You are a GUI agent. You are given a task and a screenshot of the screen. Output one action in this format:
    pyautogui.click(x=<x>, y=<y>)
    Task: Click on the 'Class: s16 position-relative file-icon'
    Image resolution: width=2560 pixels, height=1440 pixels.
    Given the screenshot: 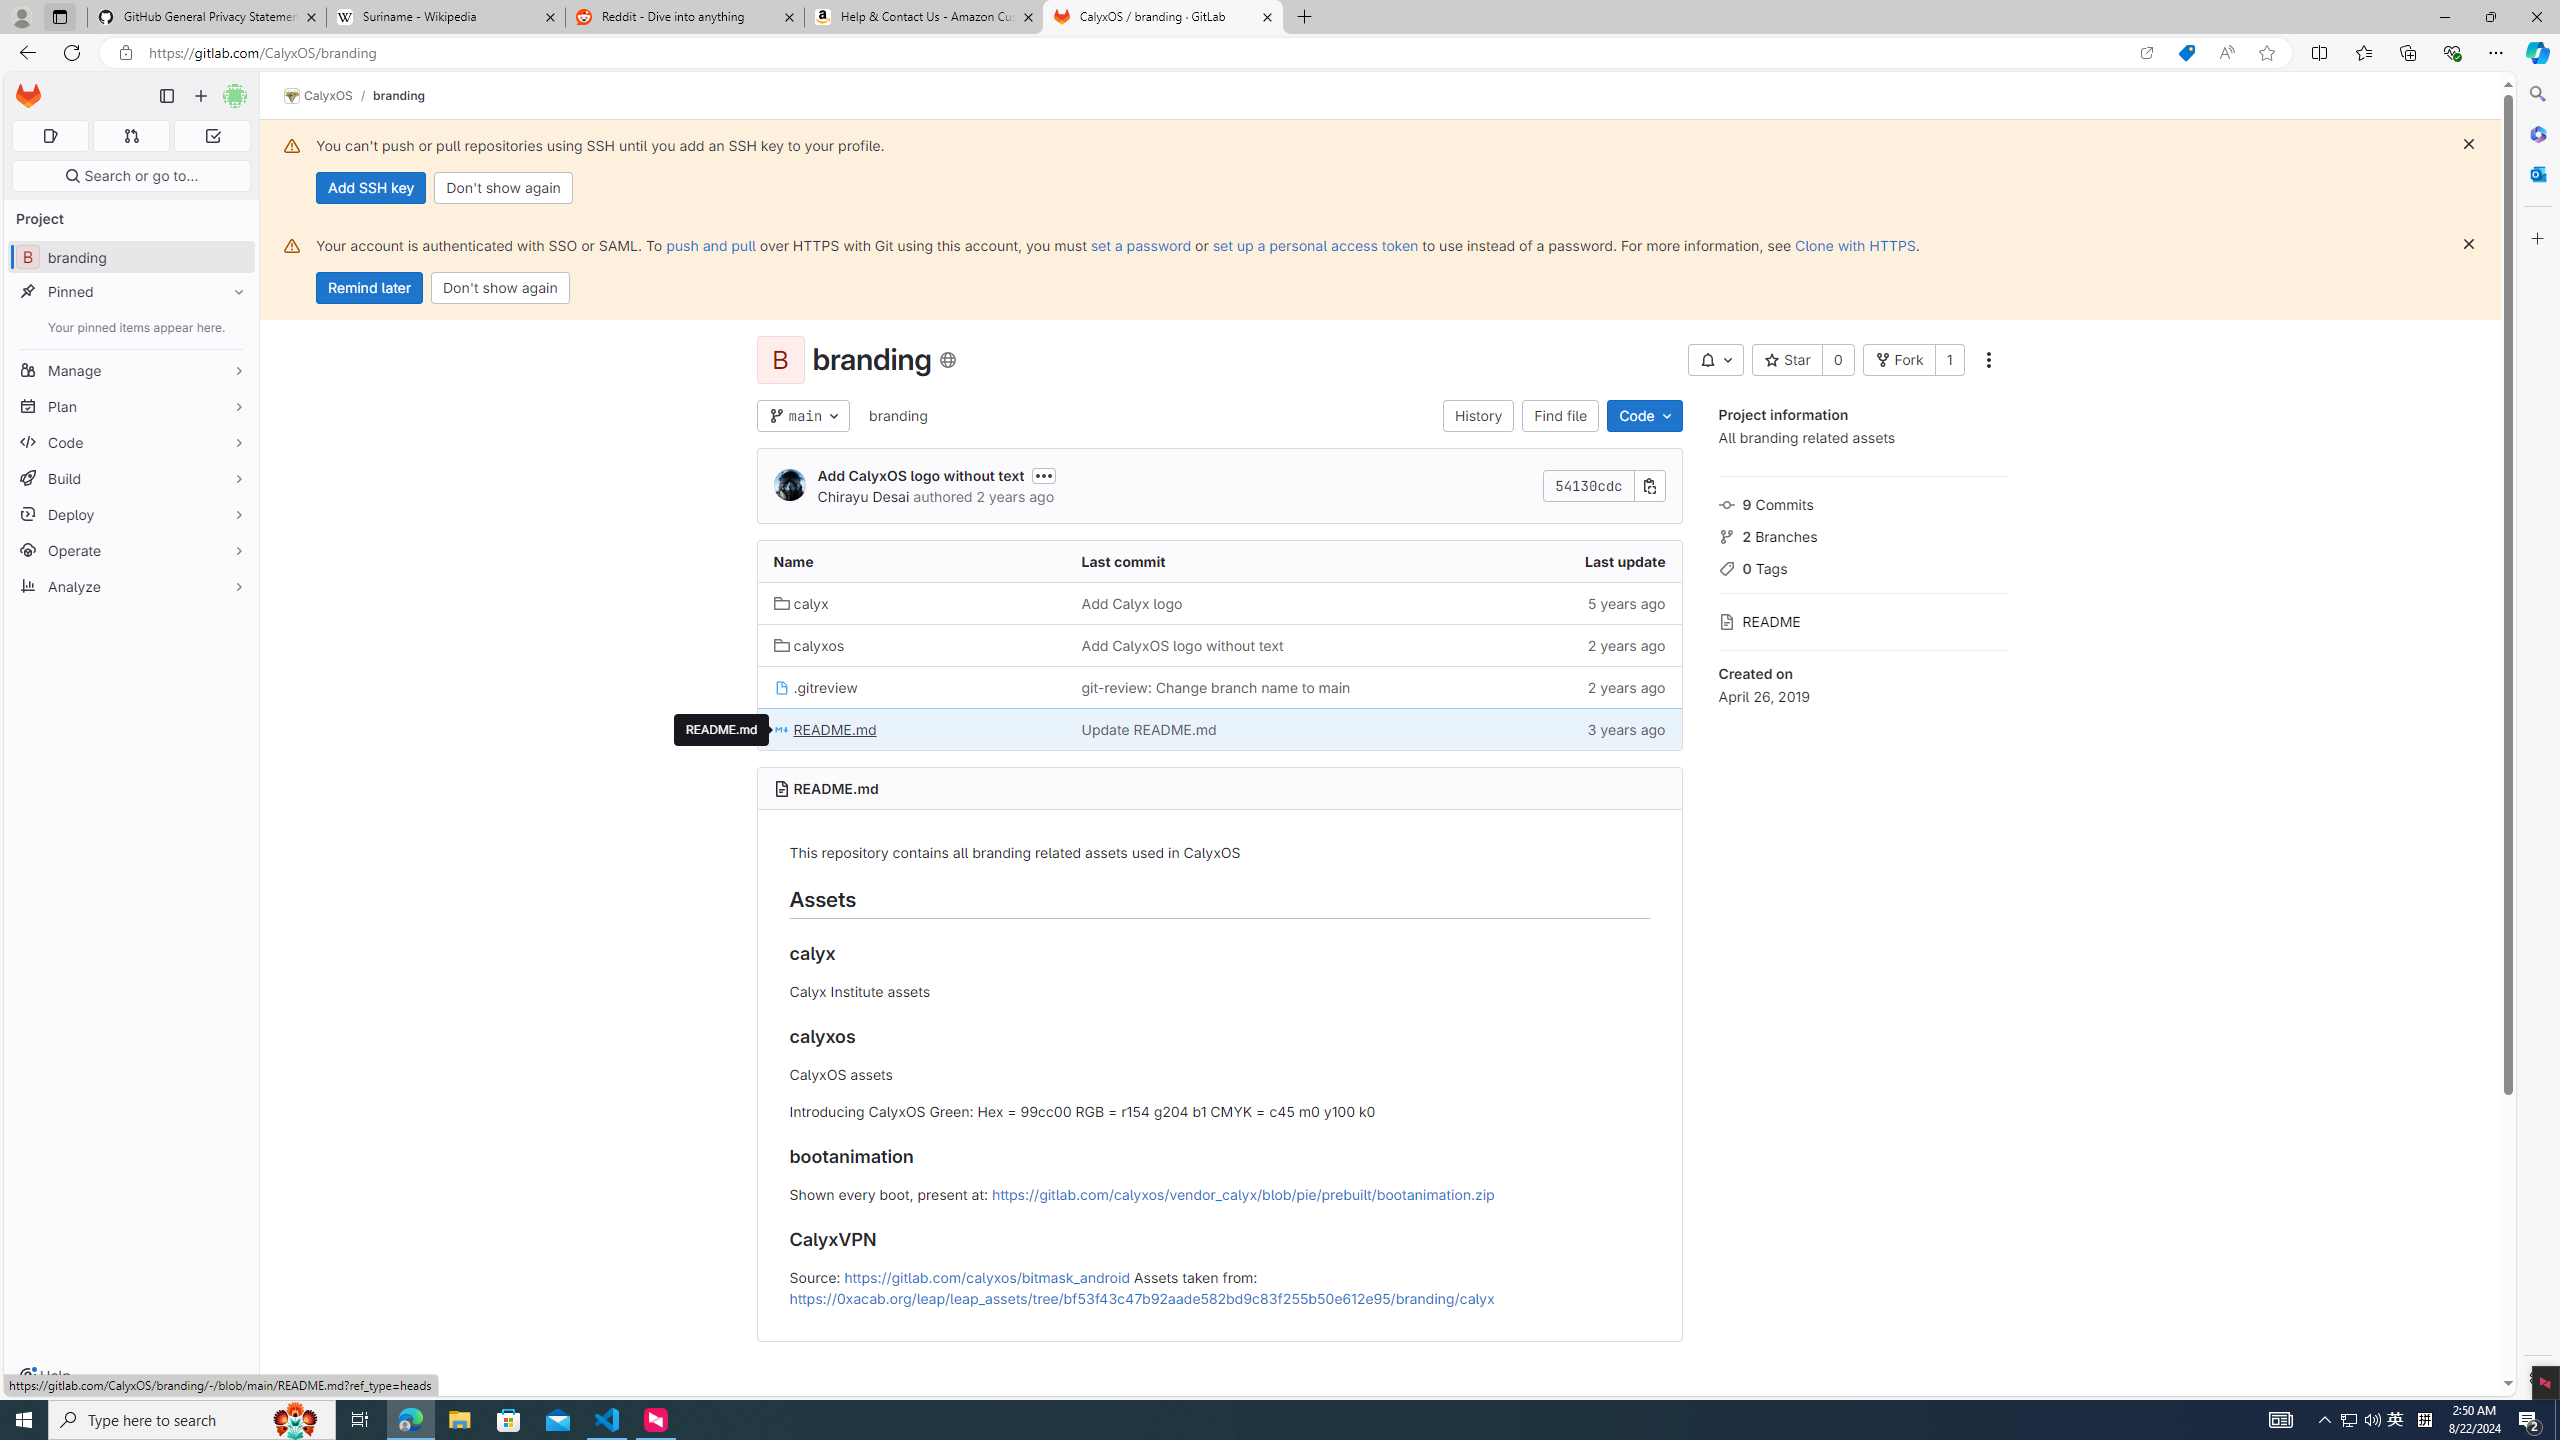 What is the action you would take?
    pyautogui.click(x=782, y=728)
    